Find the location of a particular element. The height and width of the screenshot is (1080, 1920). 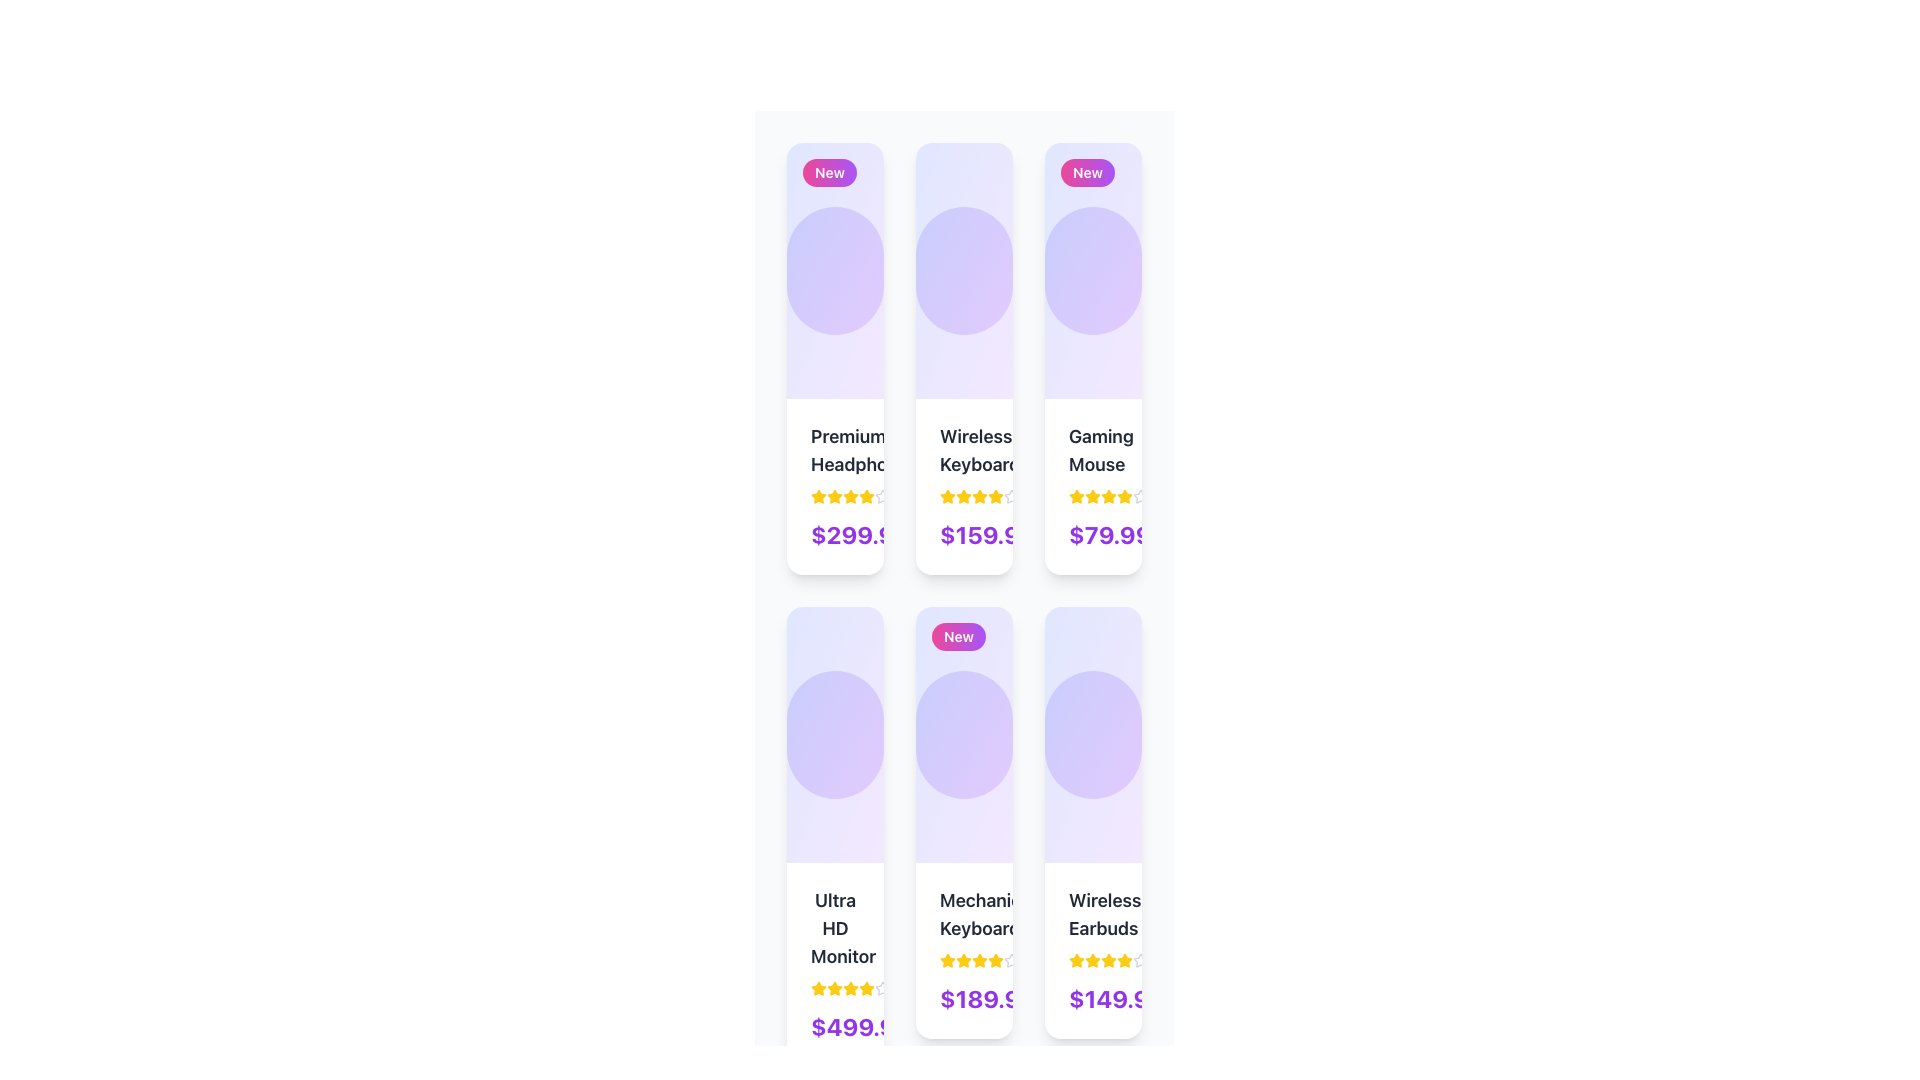

the third yellow star icon in the five-star rating system is located at coordinates (979, 495).